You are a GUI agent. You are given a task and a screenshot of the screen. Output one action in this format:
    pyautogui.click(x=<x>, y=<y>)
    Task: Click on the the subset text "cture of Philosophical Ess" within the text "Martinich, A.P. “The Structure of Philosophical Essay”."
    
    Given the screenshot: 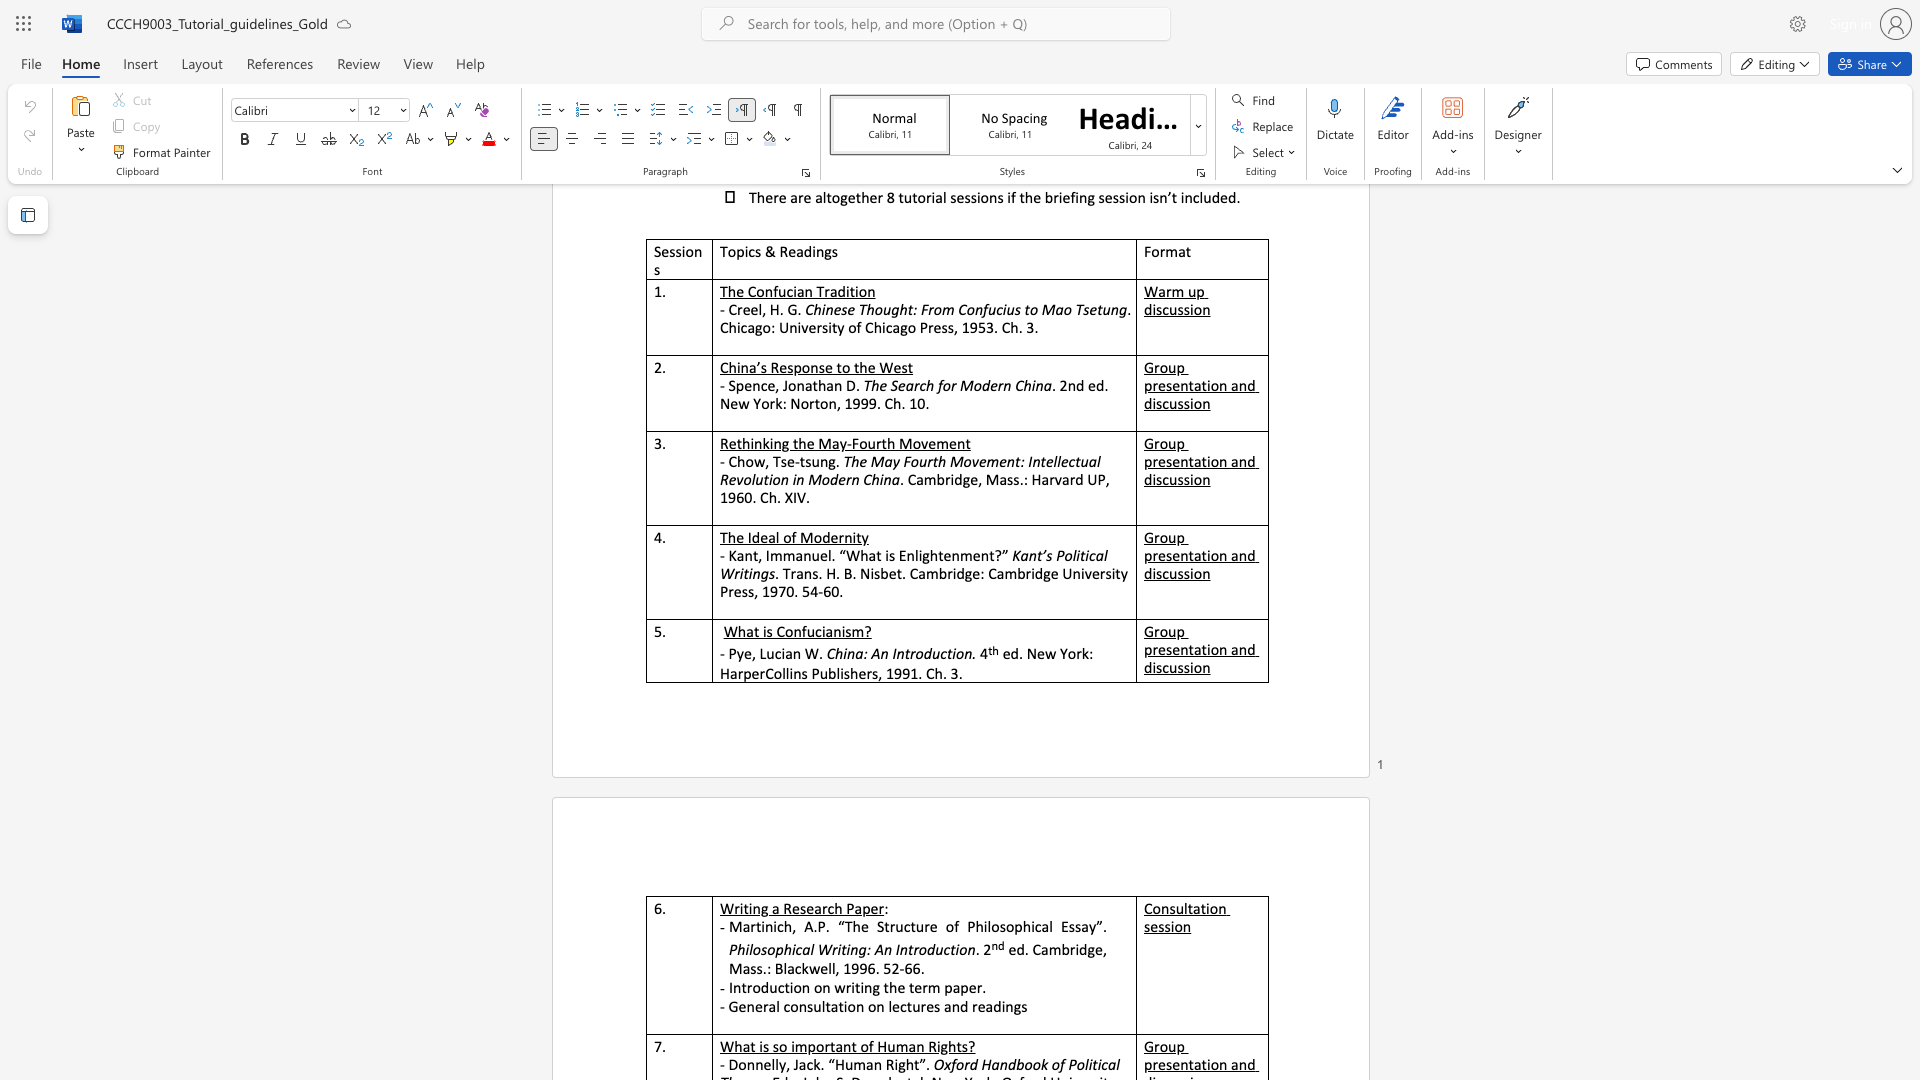 What is the action you would take?
    pyautogui.click(x=902, y=926)
    